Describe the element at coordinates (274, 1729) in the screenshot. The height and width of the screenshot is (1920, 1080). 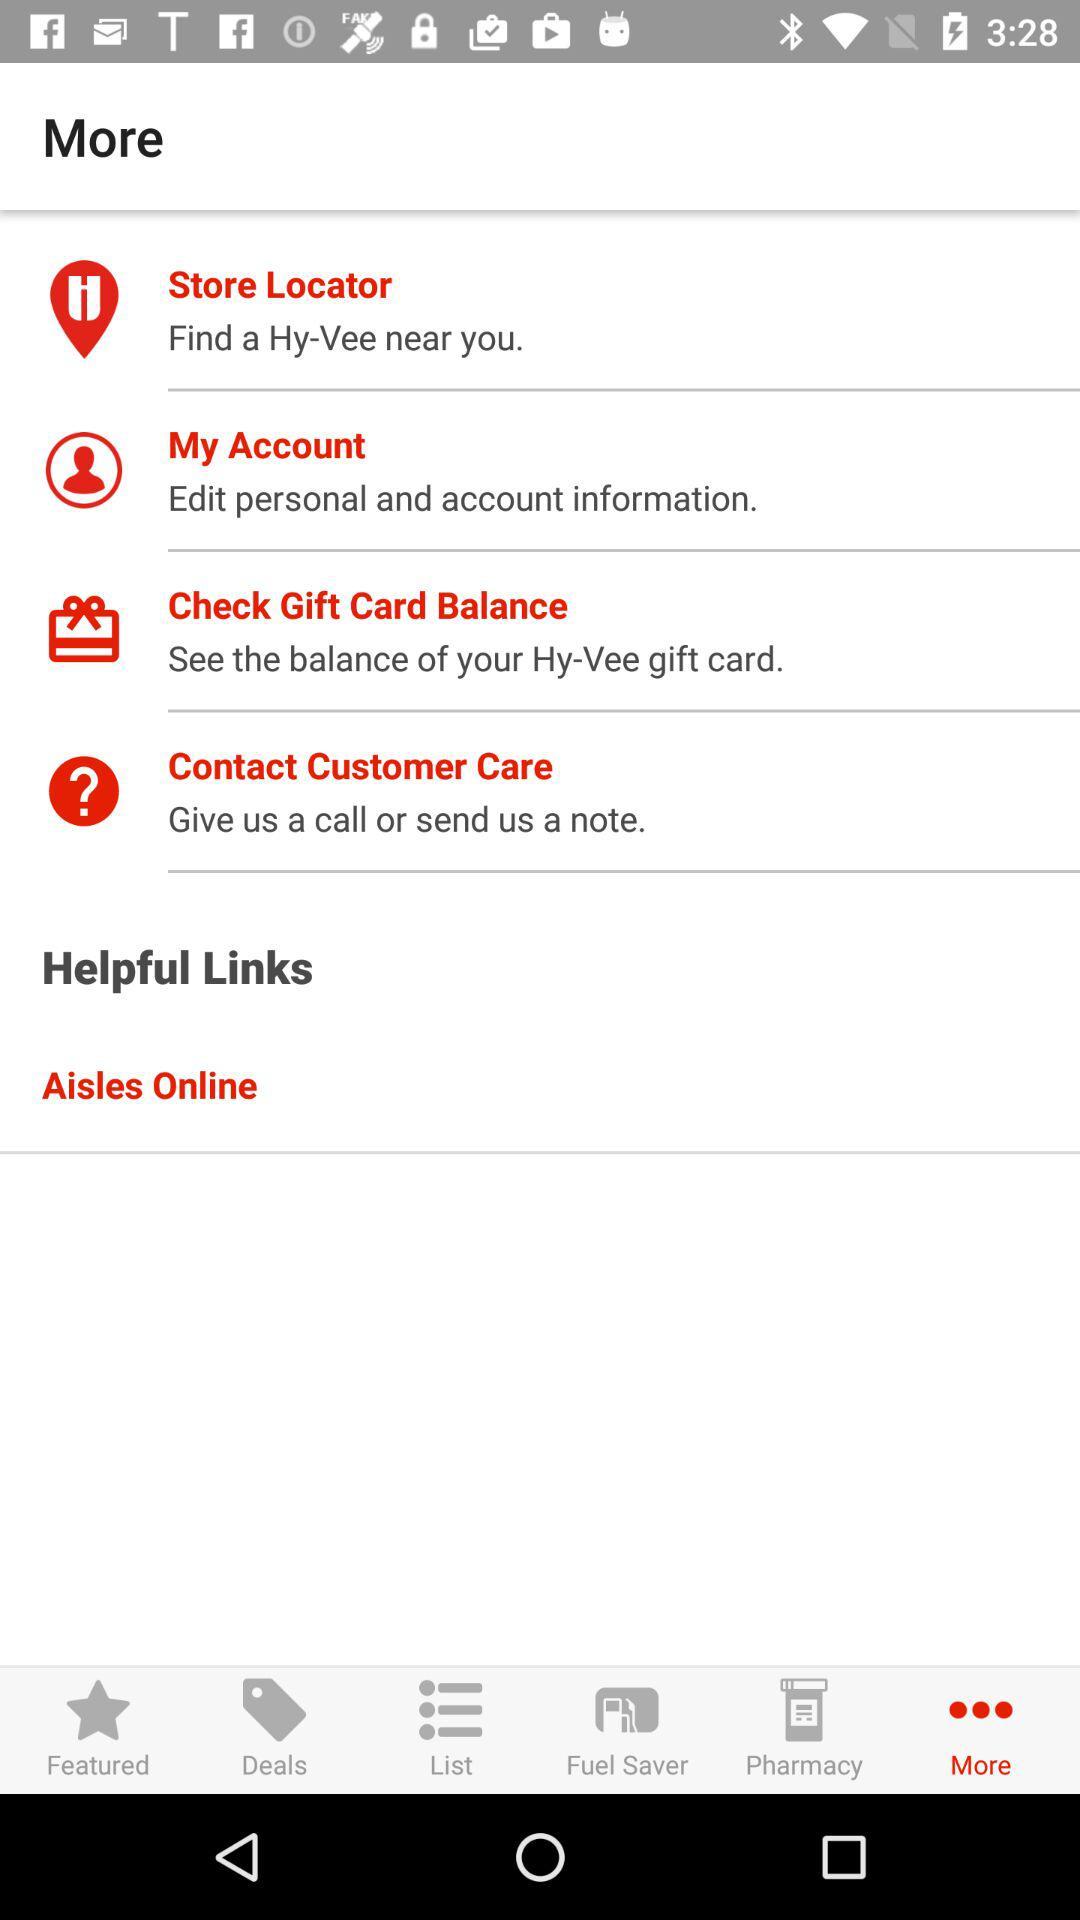
I see `item to the left of list` at that location.